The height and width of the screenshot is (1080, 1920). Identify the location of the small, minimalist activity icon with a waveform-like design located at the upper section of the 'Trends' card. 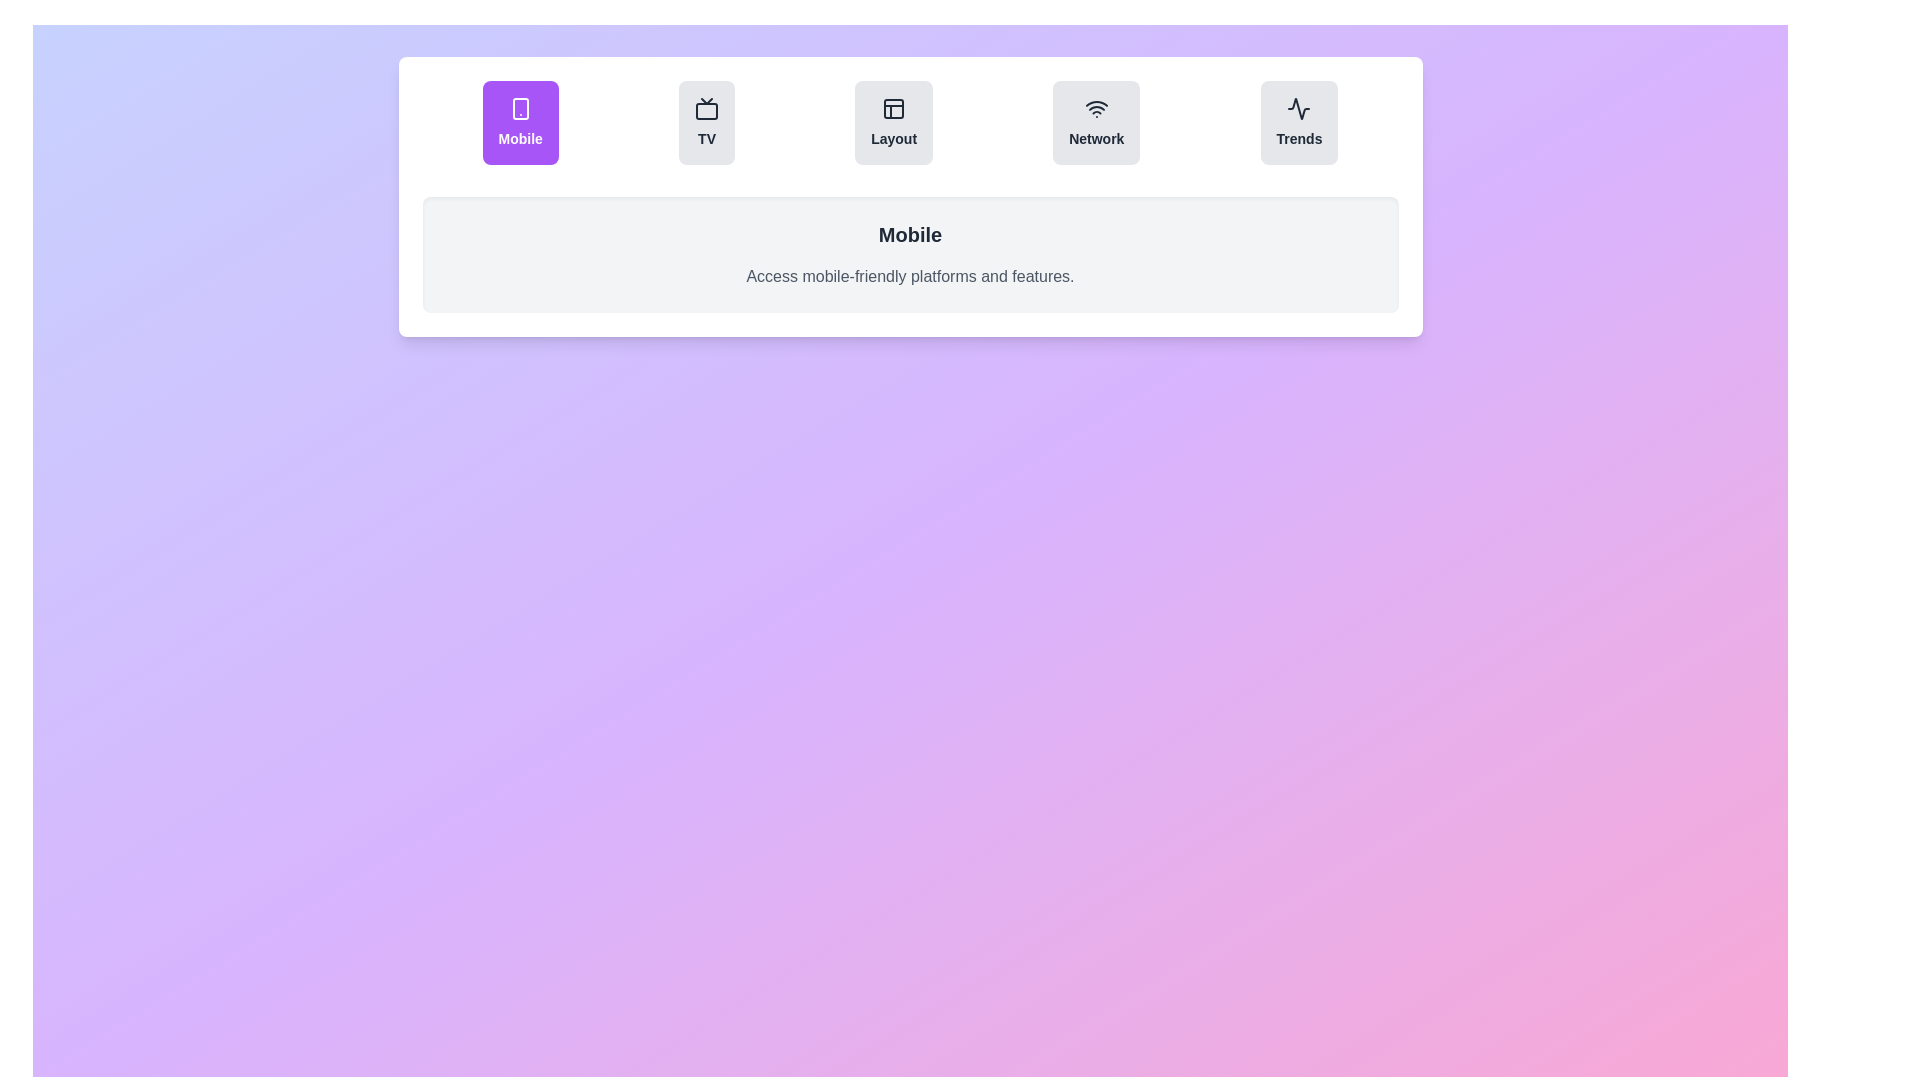
(1299, 108).